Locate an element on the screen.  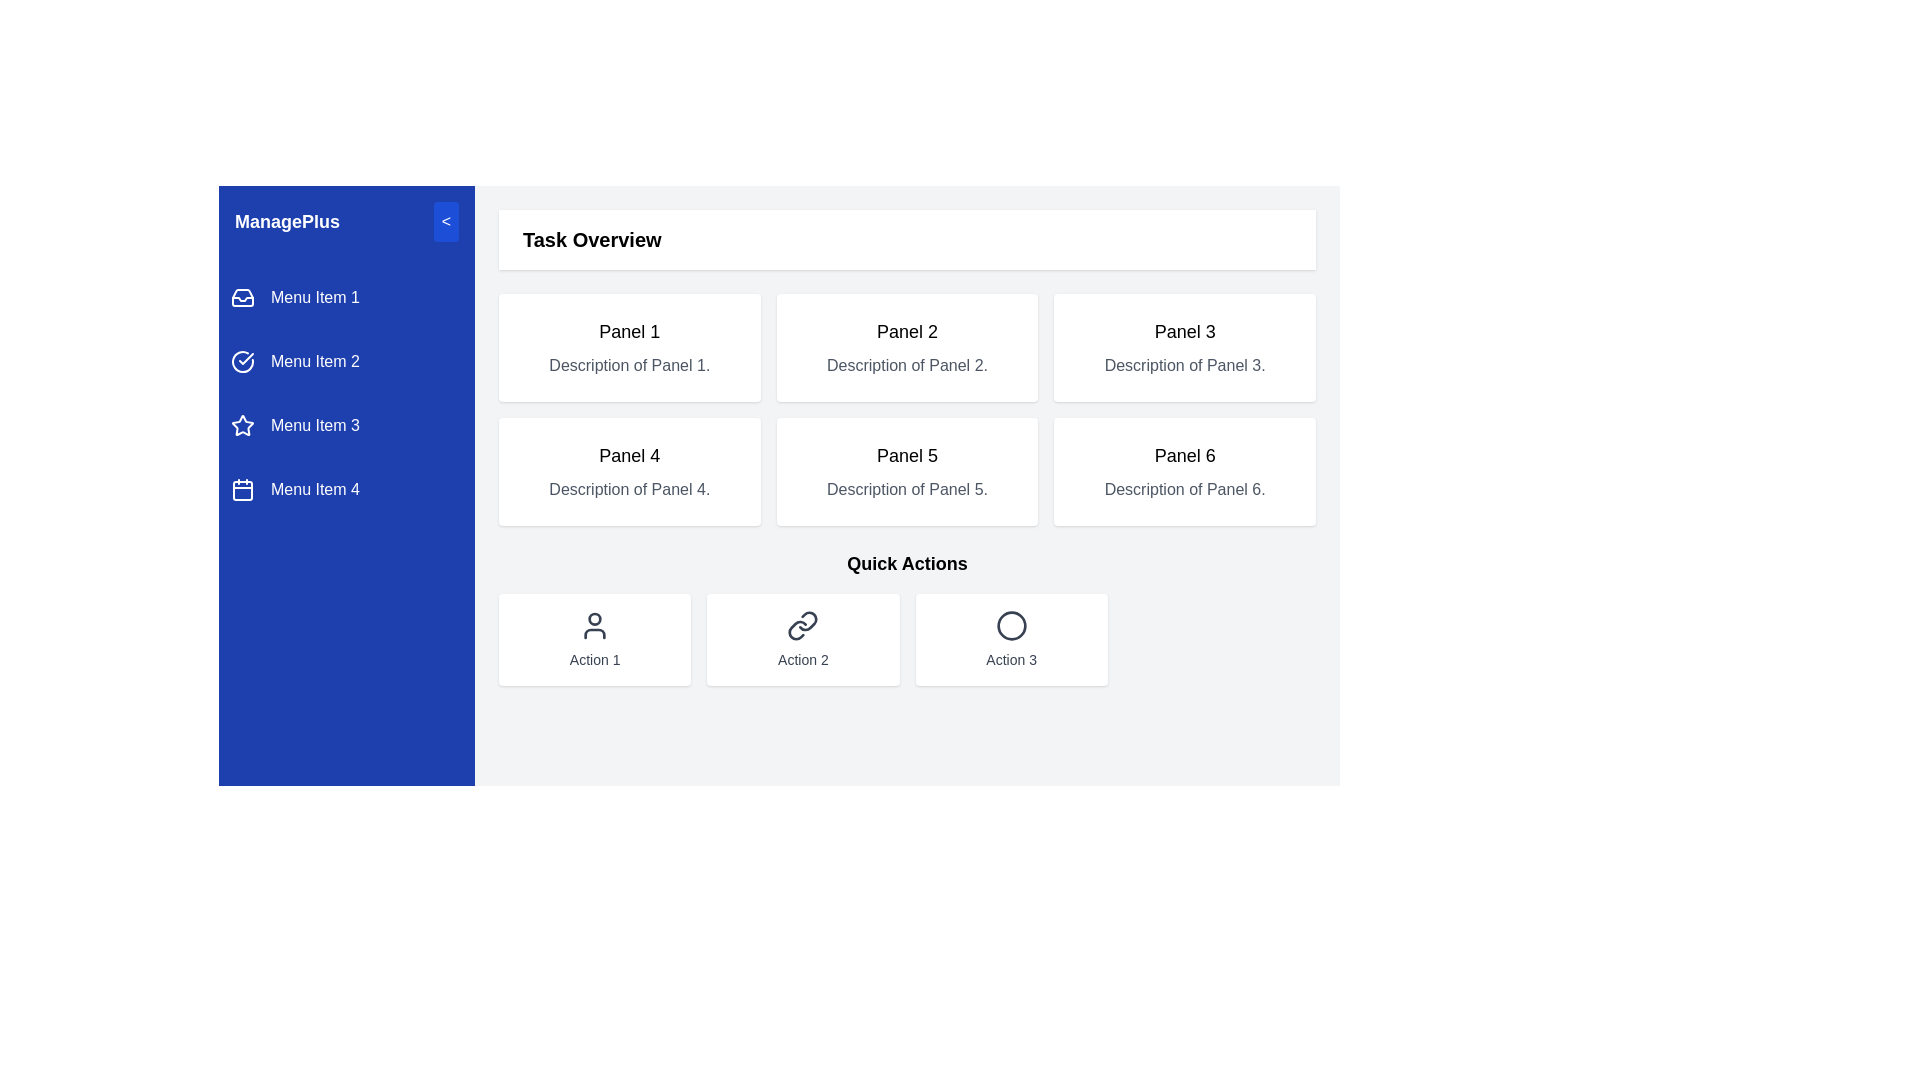
the text label containing 'Menu Item 4', which is styled in white on a blue background and is the fourth item in the vertical list of menu items on the left-side navigation menu is located at coordinates (314, 489).